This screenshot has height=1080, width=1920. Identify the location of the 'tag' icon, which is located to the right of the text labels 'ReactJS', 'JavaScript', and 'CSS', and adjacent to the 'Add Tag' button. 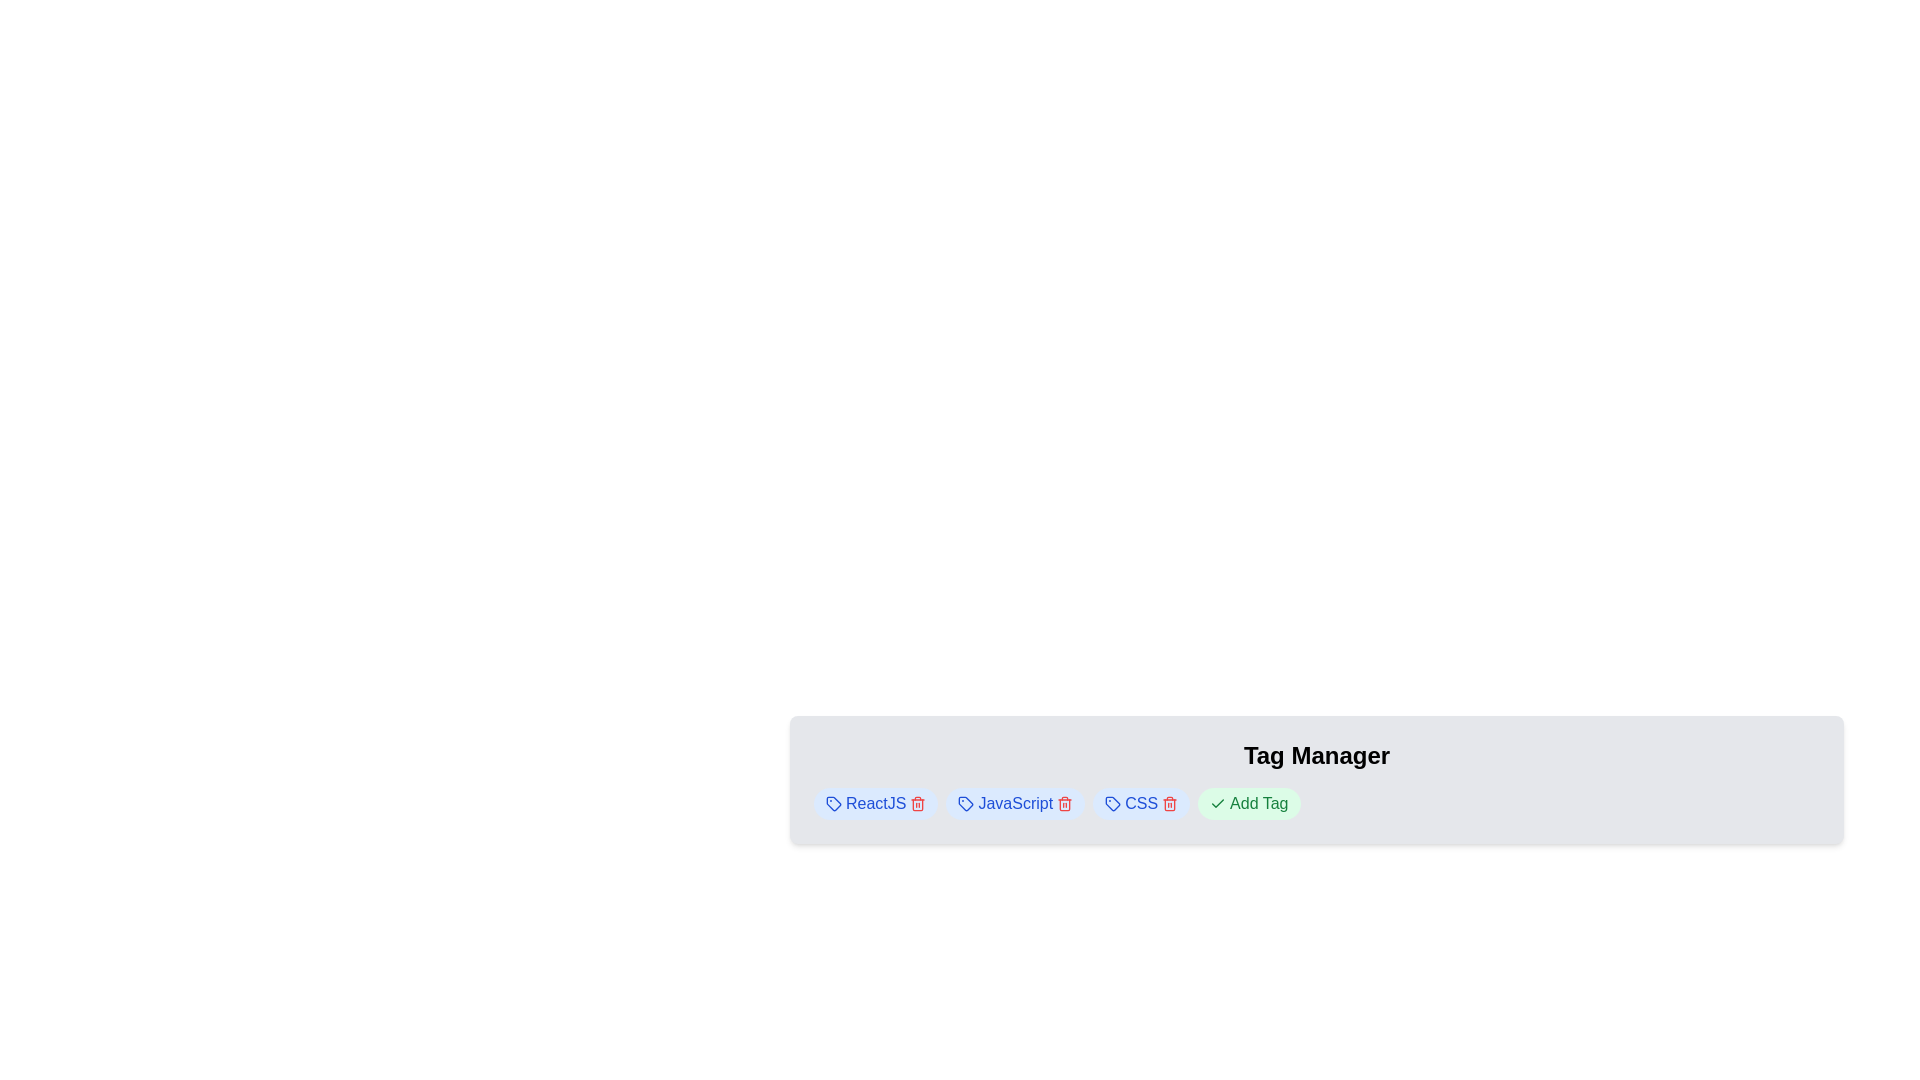
(1112, 802).